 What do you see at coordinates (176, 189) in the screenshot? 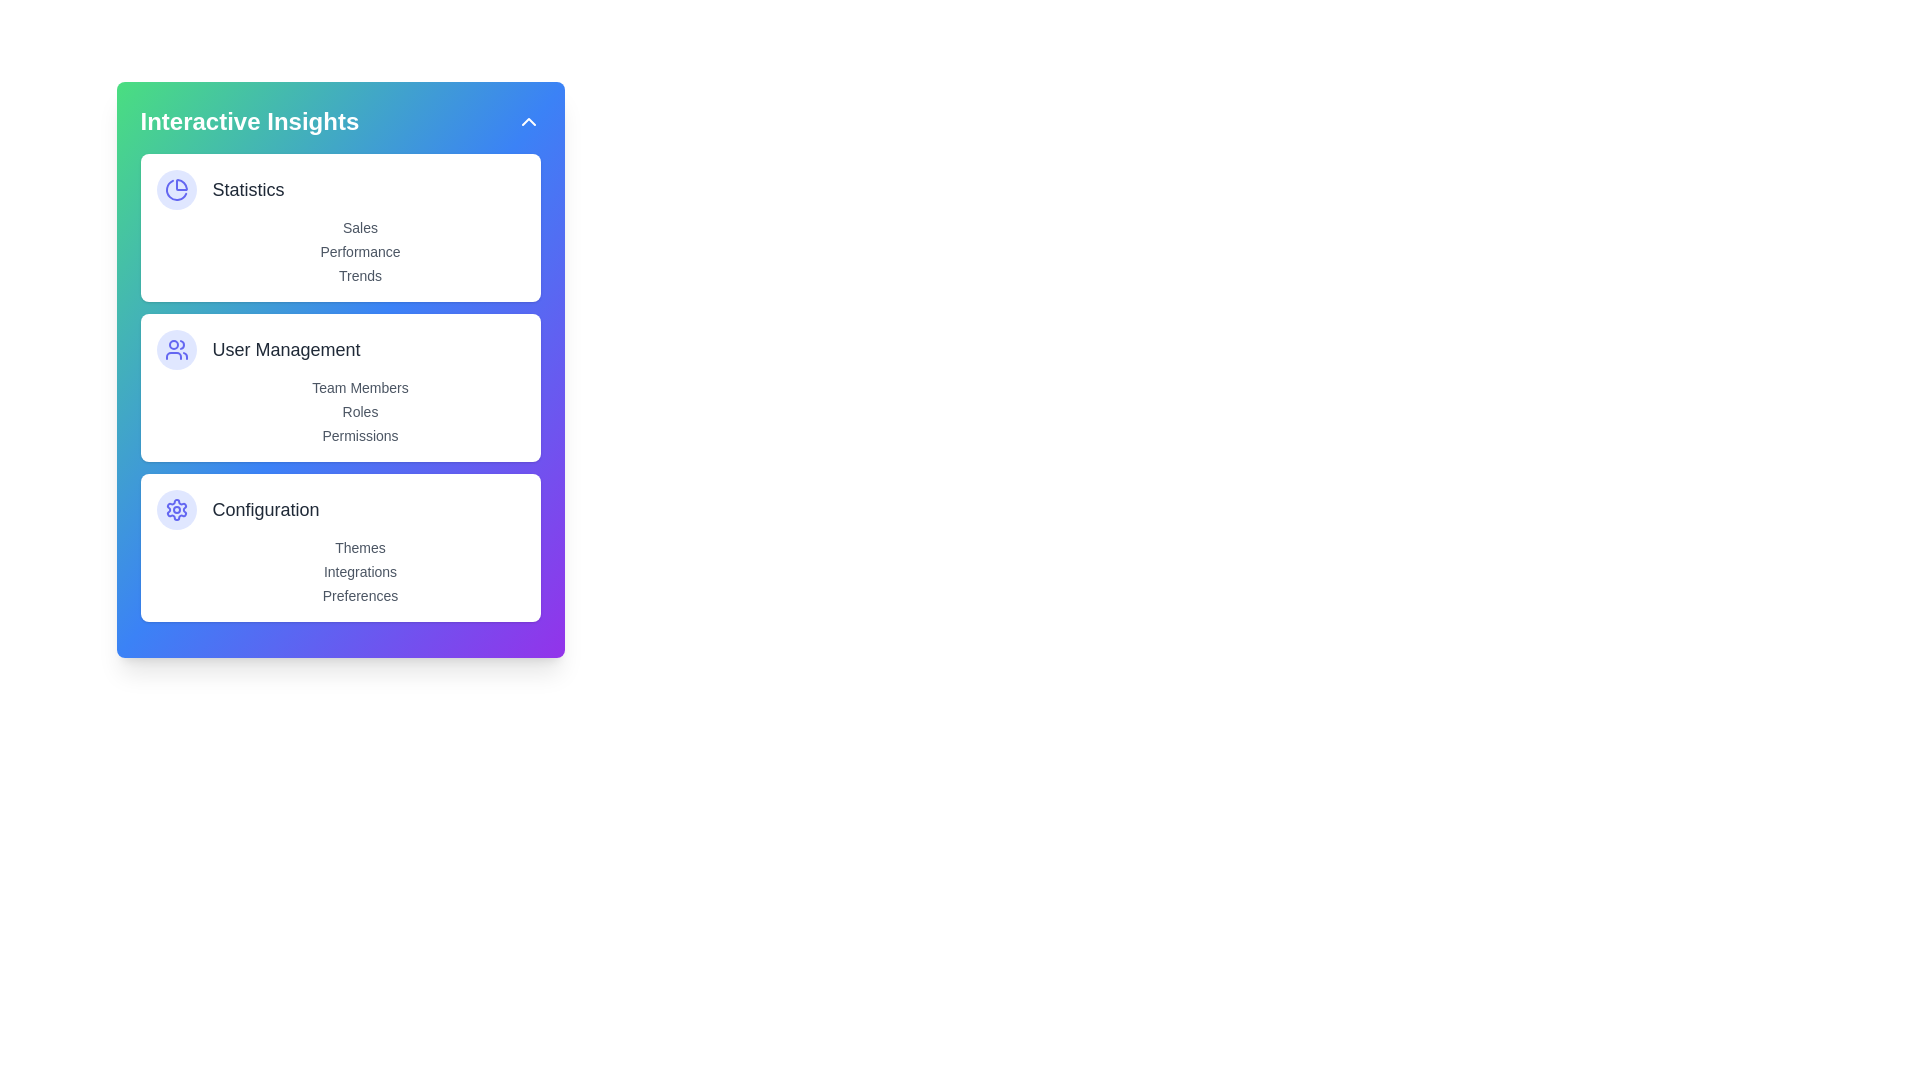
I see `the icon of the section Statistics` at bounding box center [176, 189].